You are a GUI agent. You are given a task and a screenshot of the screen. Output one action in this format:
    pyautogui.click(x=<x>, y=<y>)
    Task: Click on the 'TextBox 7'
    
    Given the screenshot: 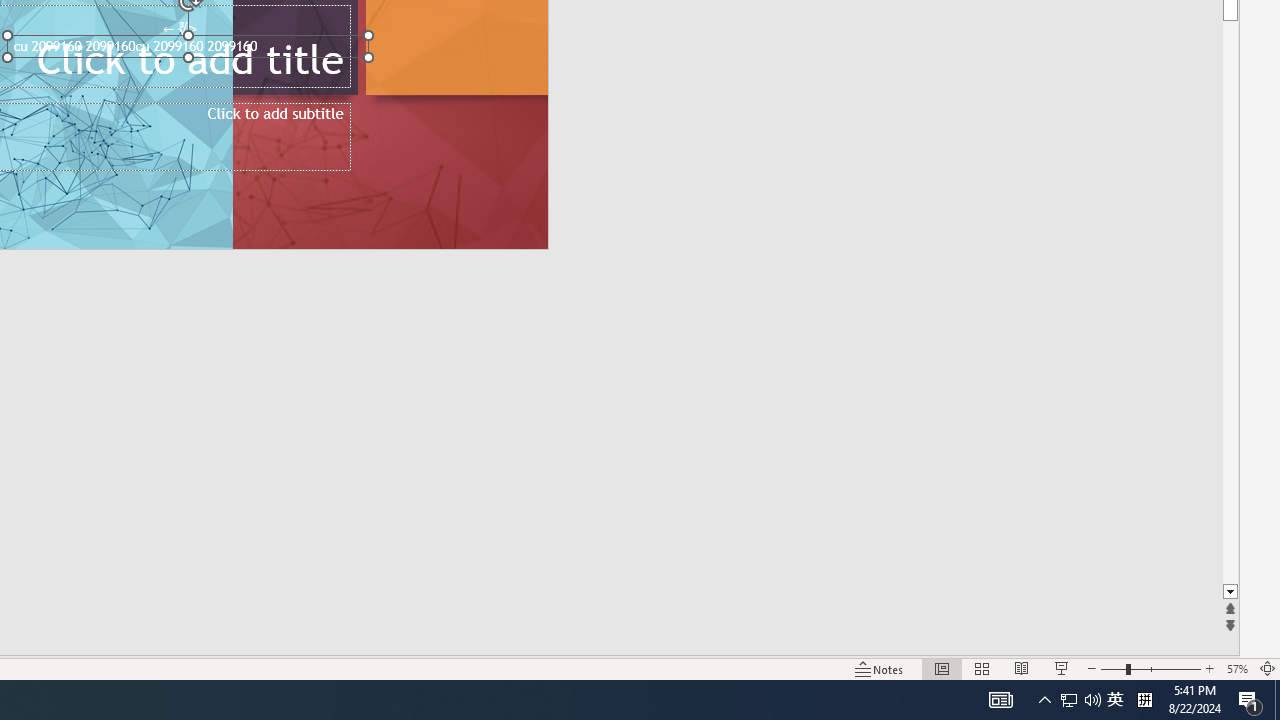 What is the action you would take?
    pyautogui.click(x=179, y=29)
    